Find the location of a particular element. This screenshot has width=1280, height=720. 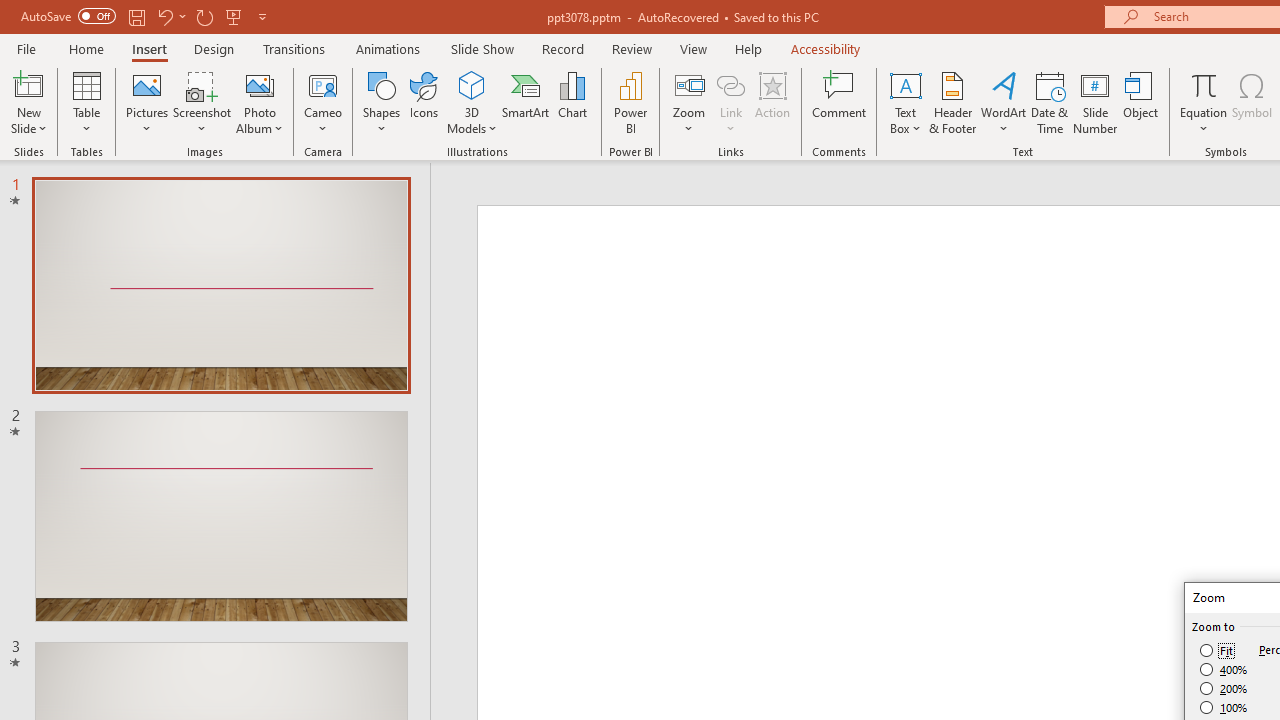

'Symbol...' is located at coordinates (1251, 103).